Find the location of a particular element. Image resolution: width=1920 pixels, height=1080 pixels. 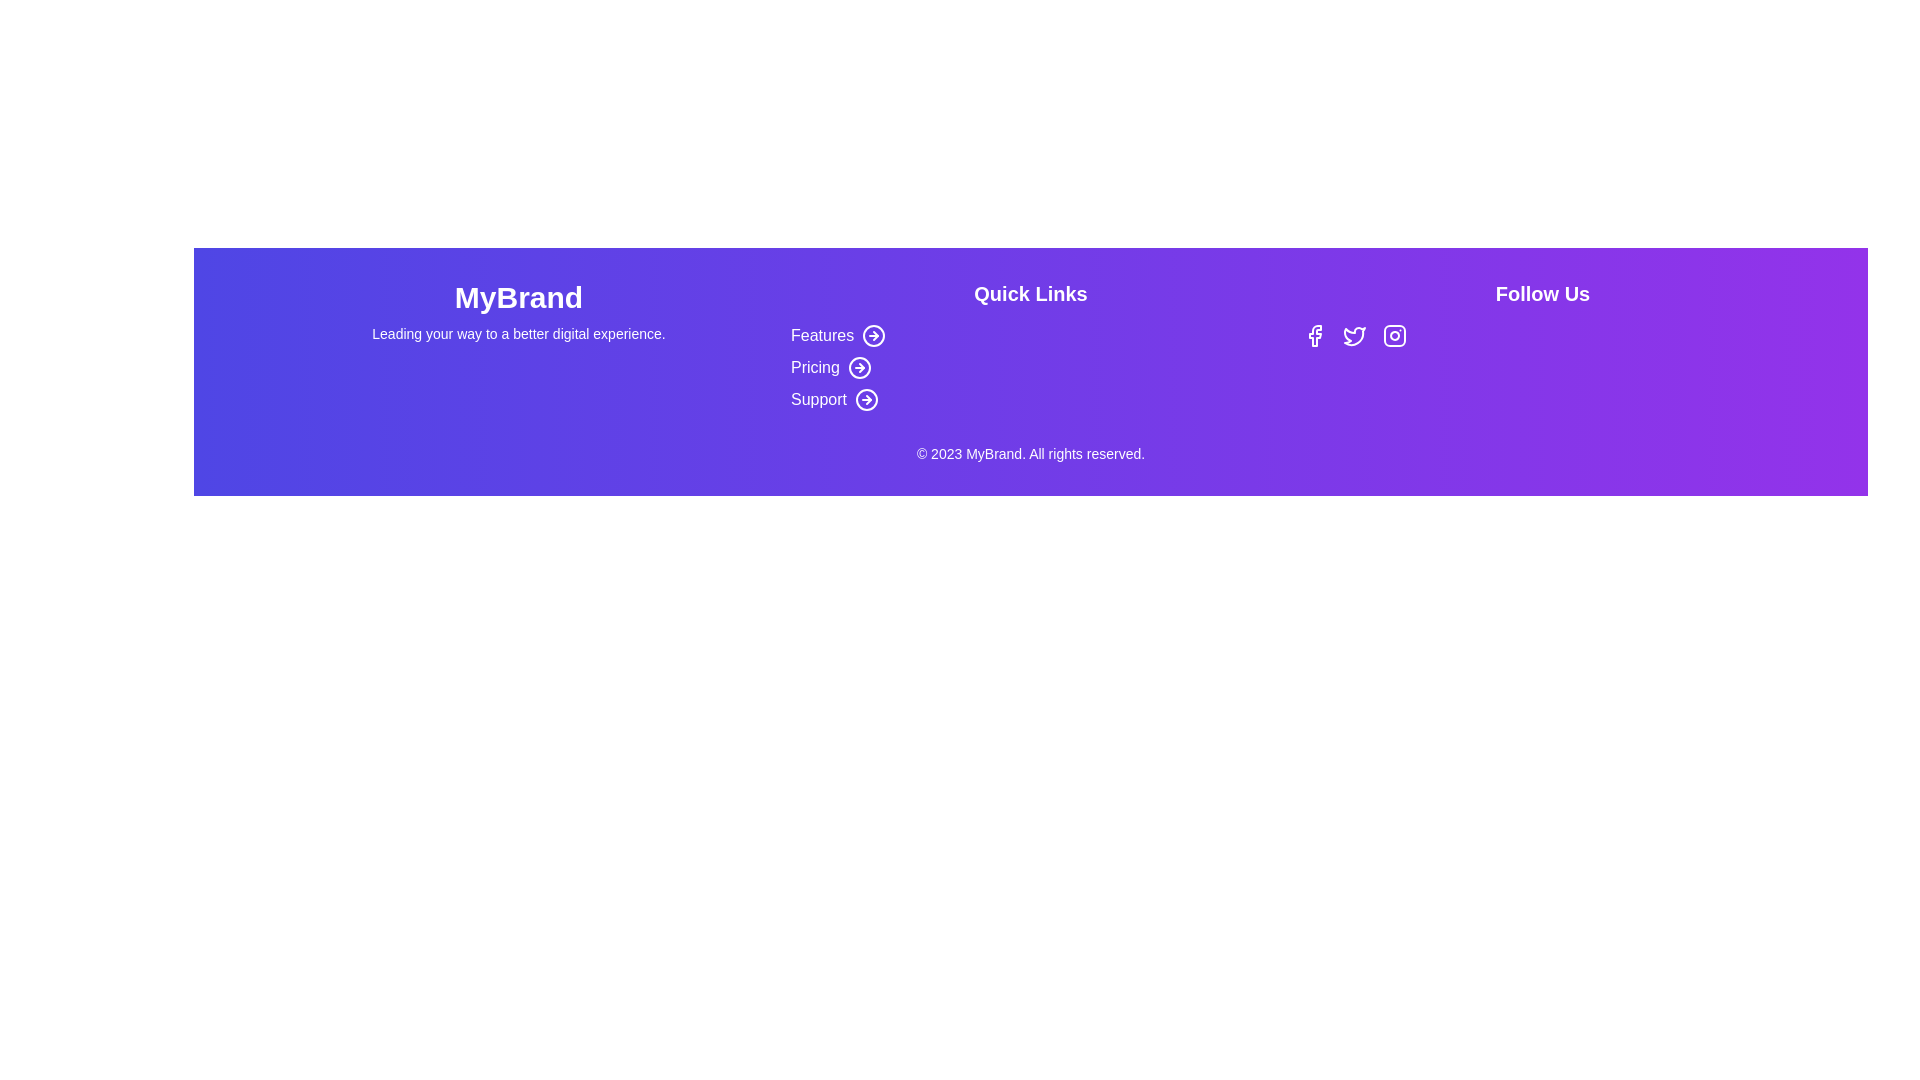

the central rounded square within the last icon to the right in the 'Follow Us' section of the footer is located at coordinates (1394, 334).